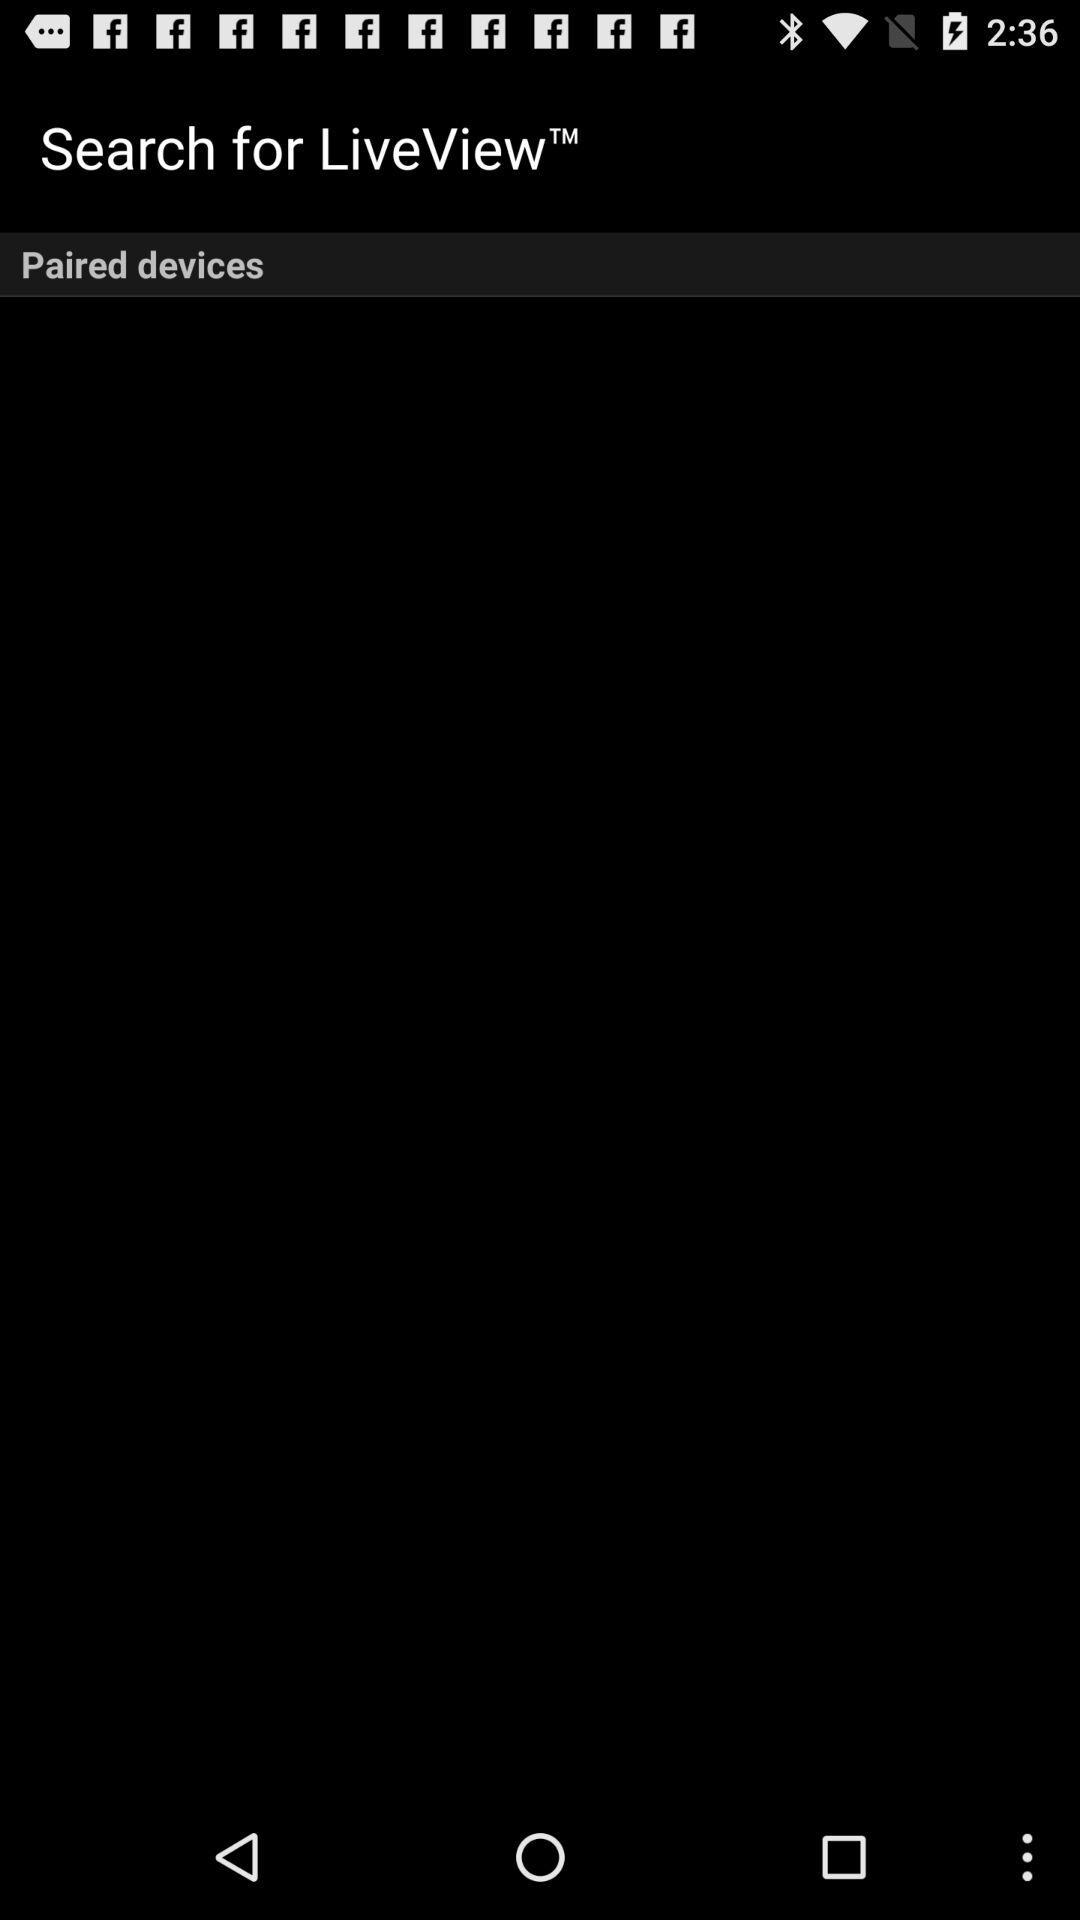  Describe the element at coordinates (540, 263) in the screenshot. I see `the paired devices icon` at that location.